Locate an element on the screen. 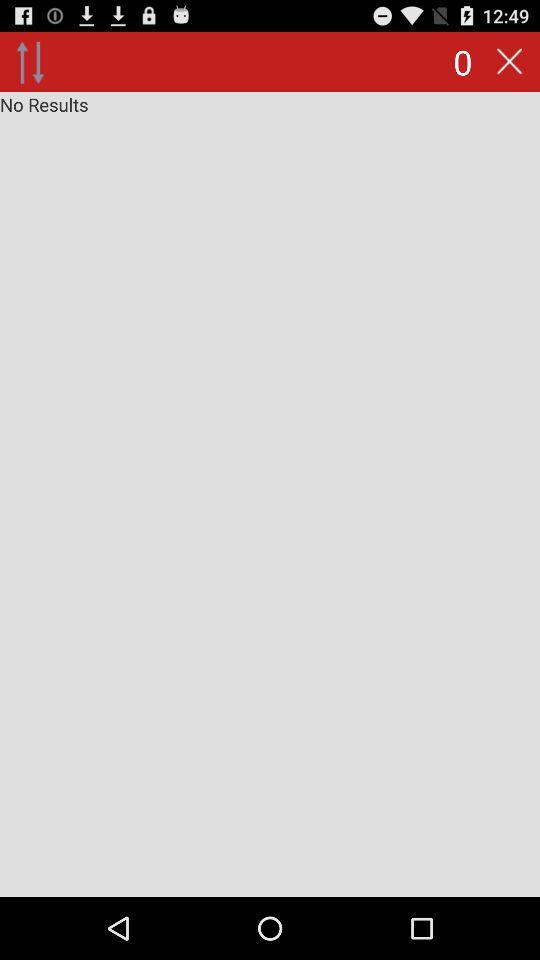 The width and height of the screenshot is (540, 960). the app next to 0 item is located at coordinates (509, 61).